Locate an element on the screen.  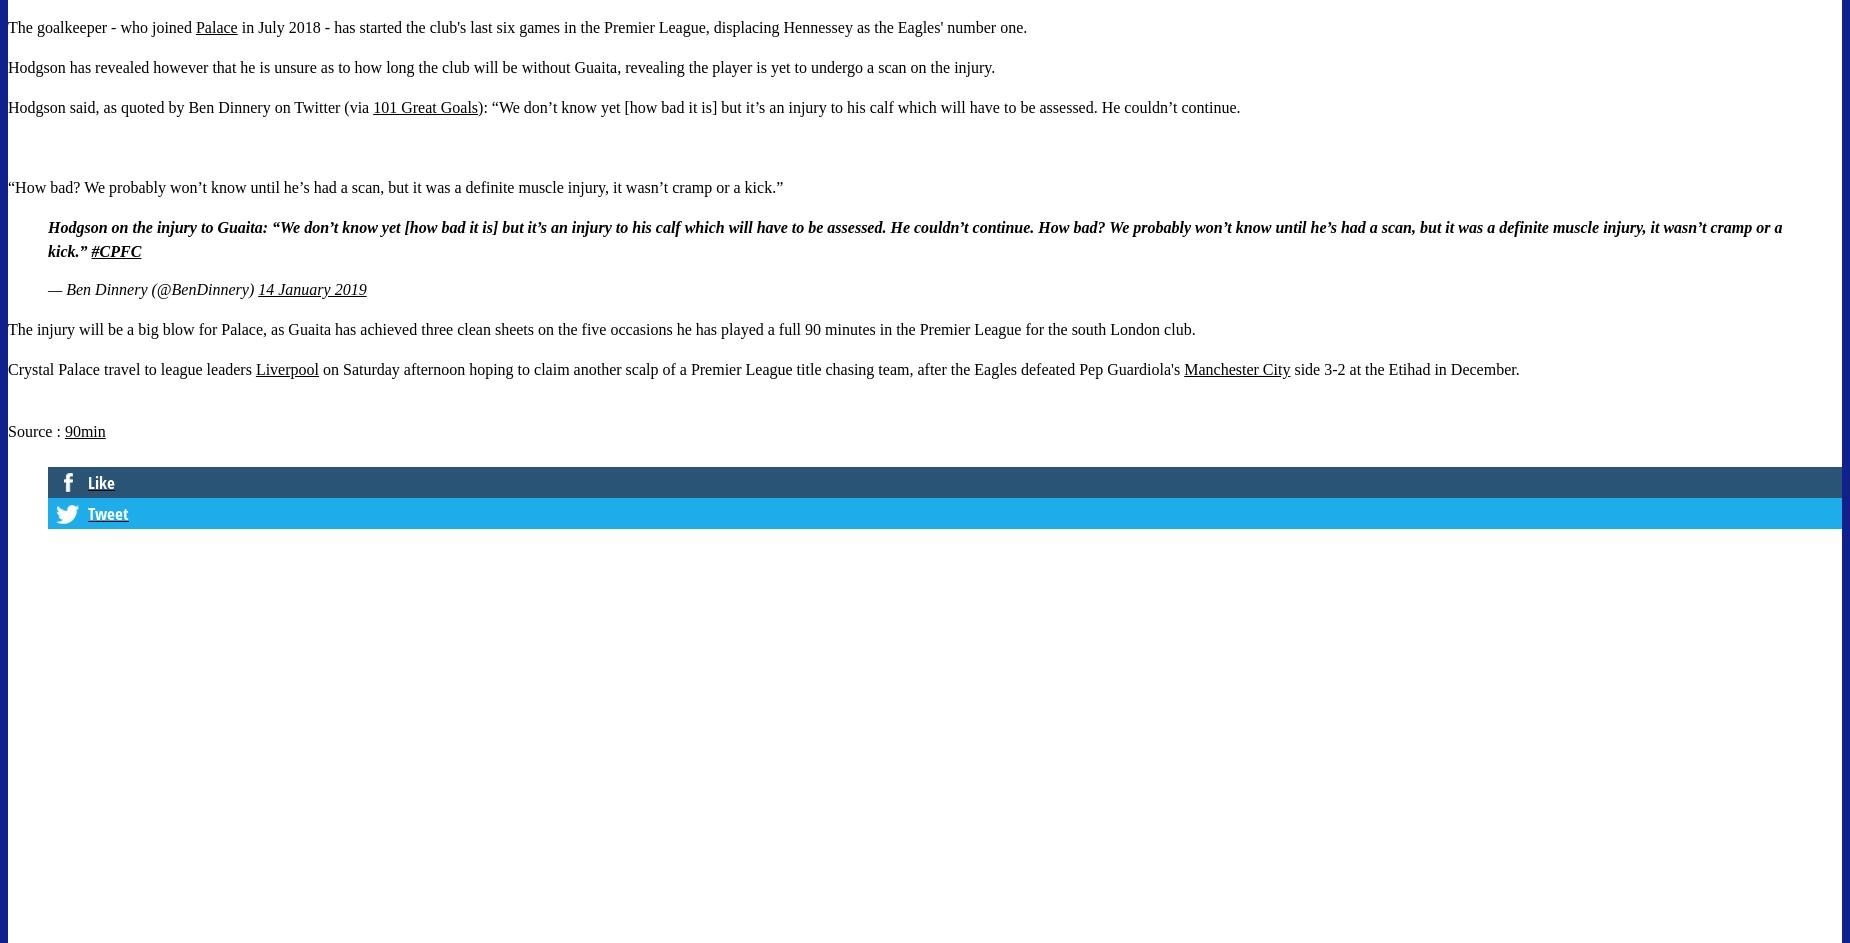
'14 January 2019' is located at coordinates (310, 288).